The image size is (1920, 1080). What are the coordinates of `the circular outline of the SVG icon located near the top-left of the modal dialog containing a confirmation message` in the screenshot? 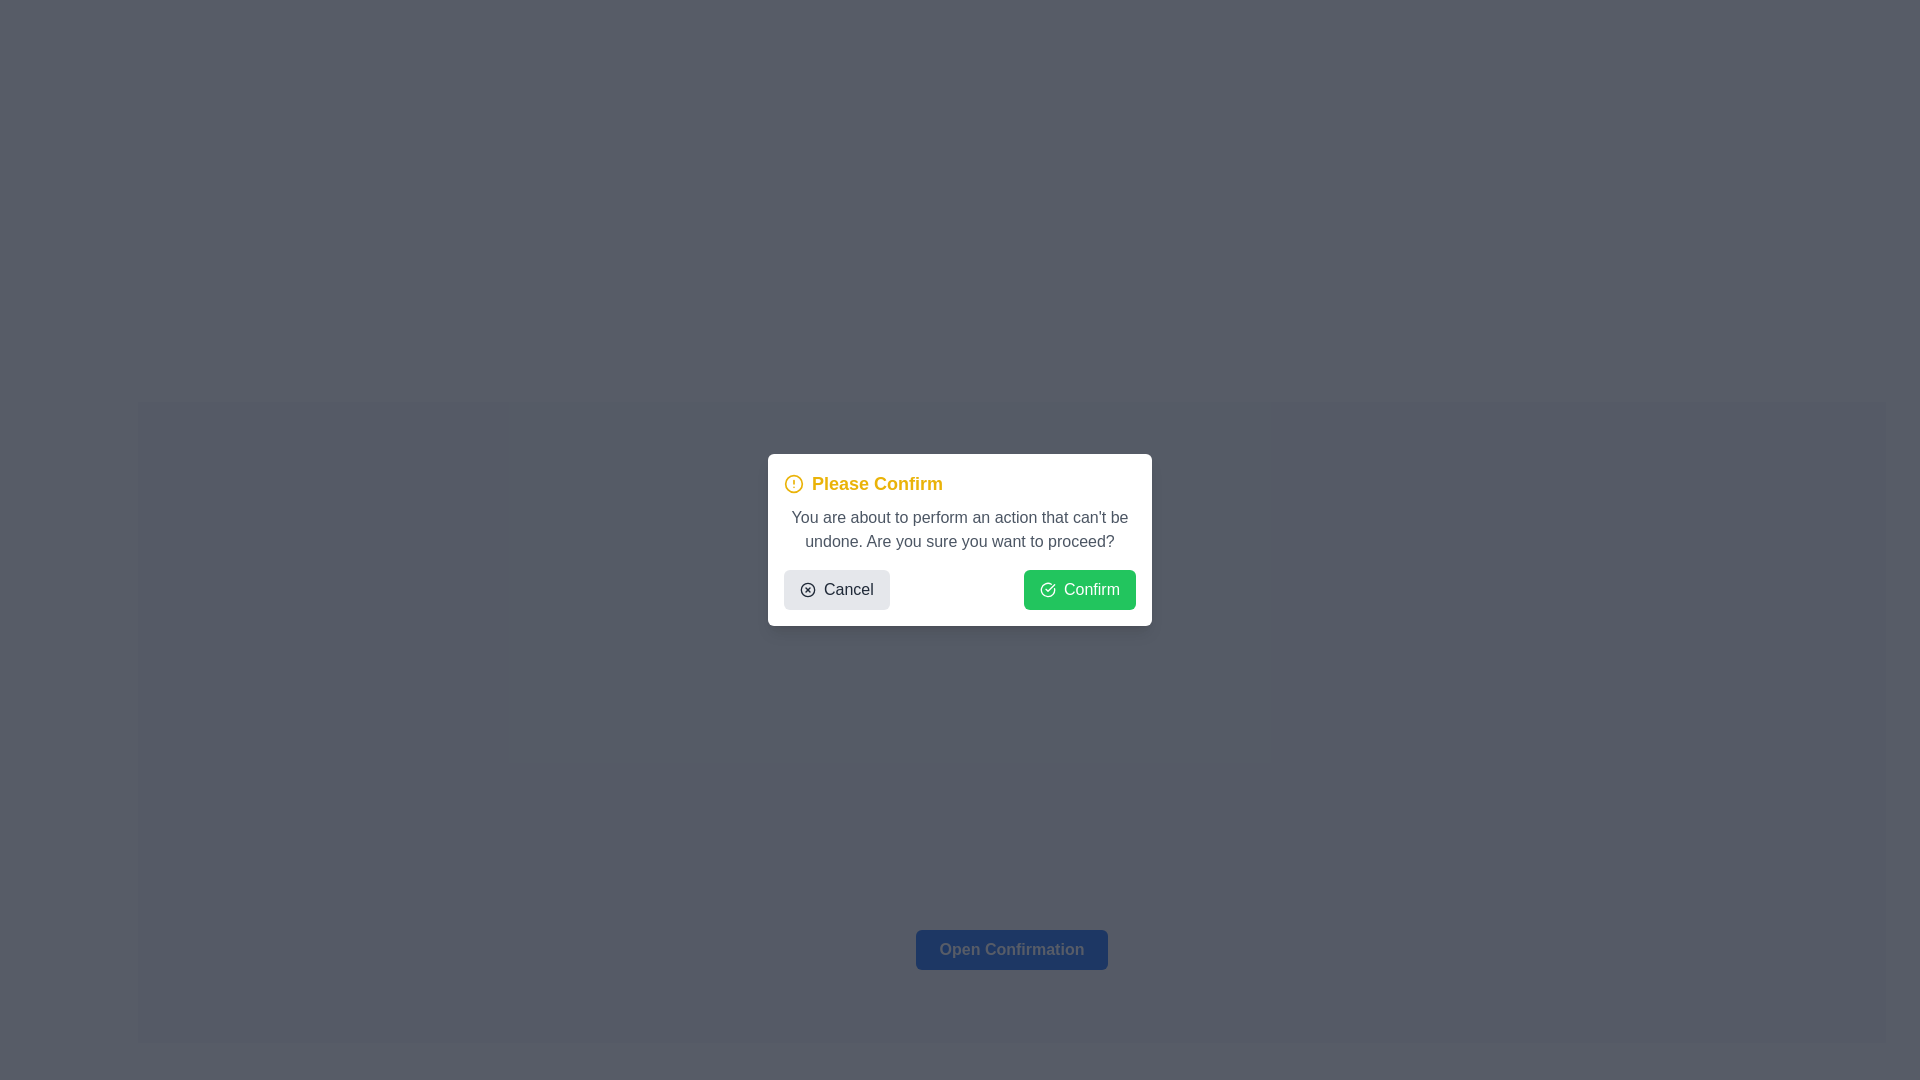 It's located at (807, 589).